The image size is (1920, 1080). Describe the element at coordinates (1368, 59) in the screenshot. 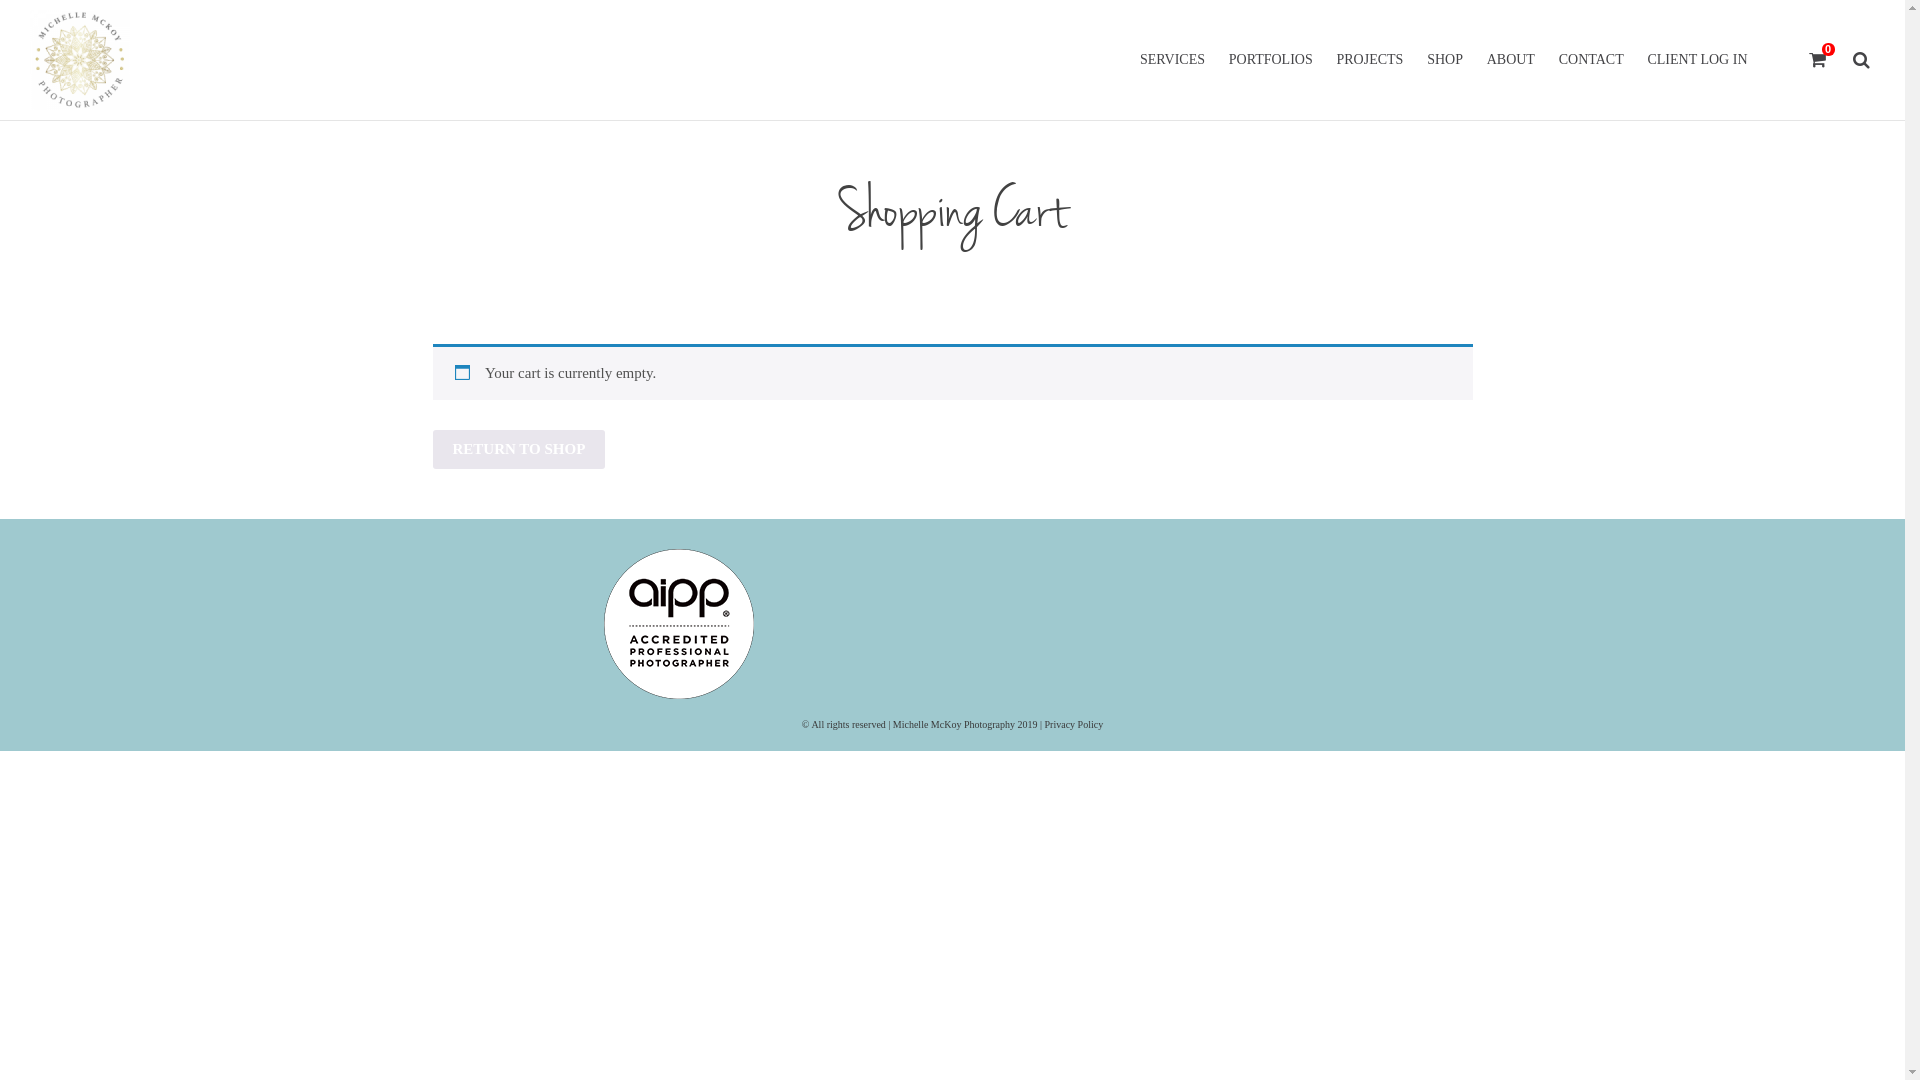

I see `'PROJECTS'` at that location.